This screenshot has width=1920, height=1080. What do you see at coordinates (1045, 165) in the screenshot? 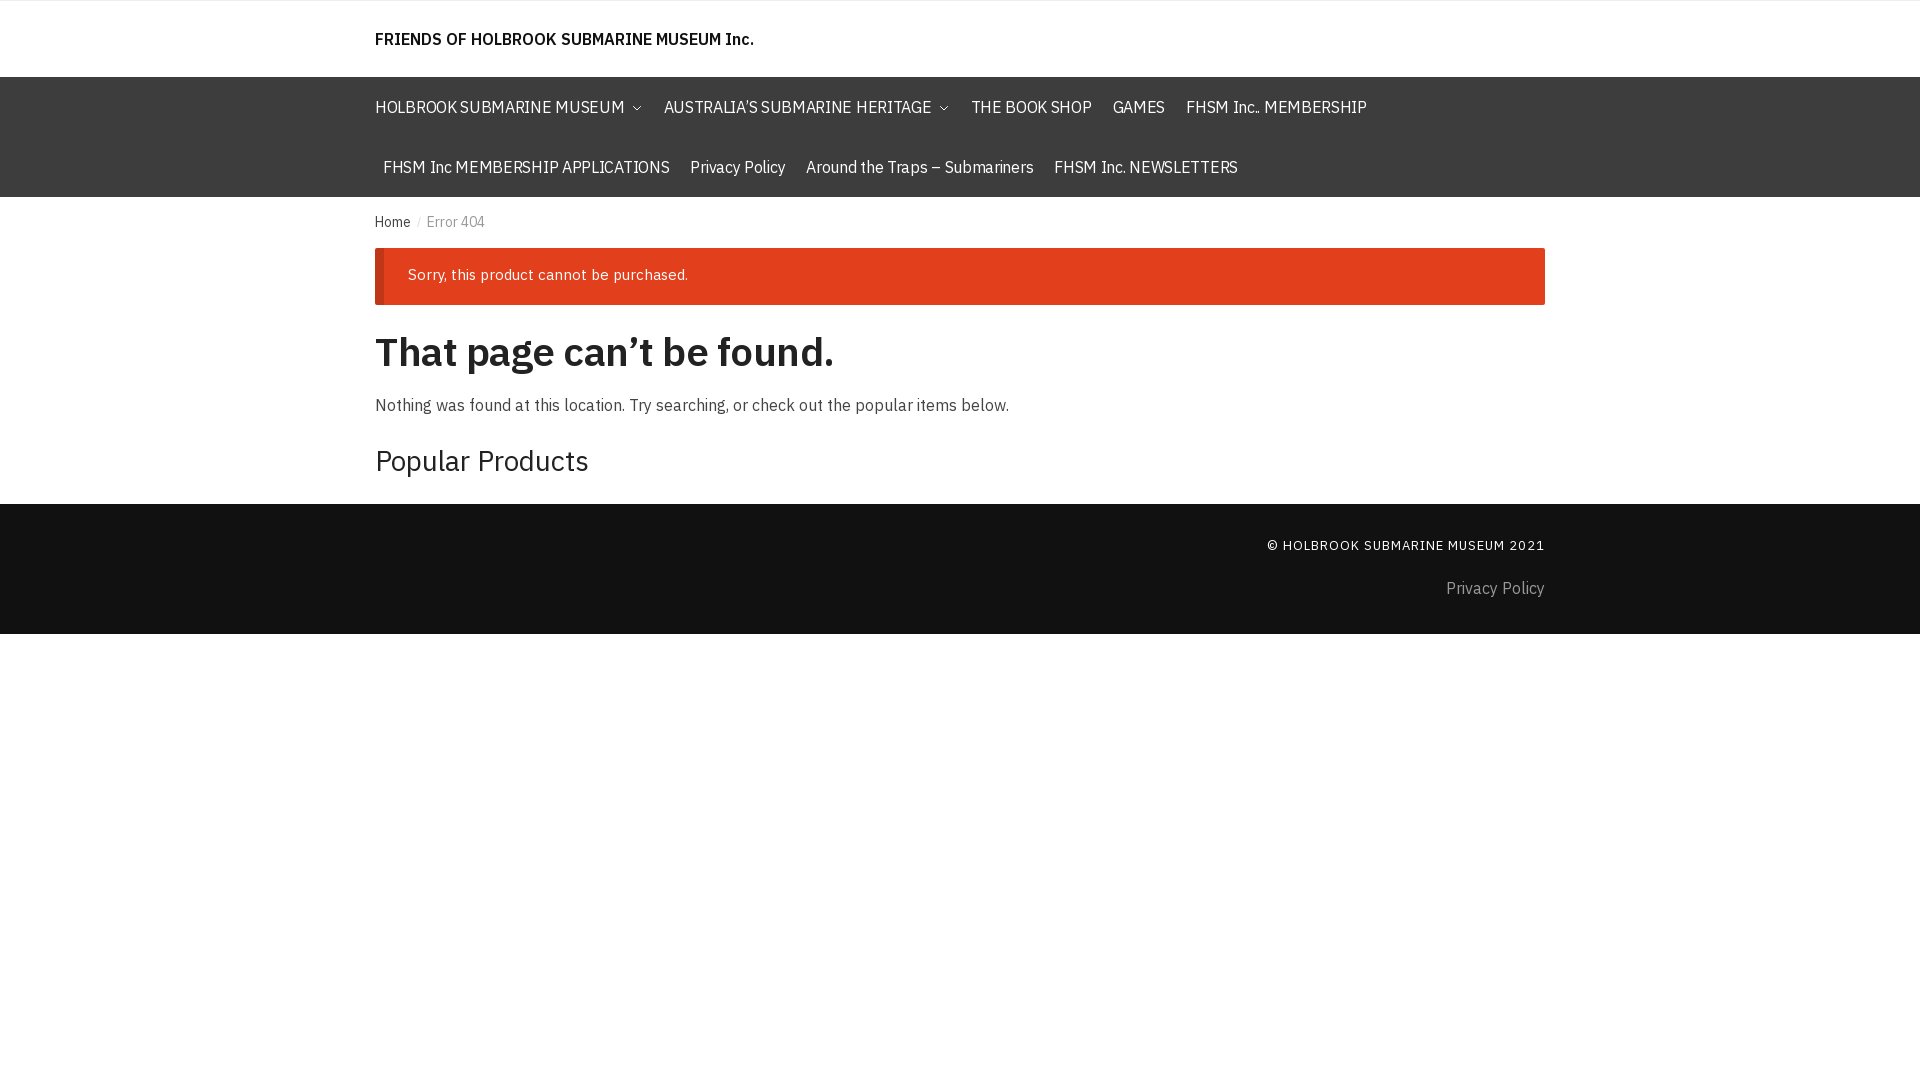
I see `'FHSM Inc. NEWSLETTERS'` at bounding box center [1045, 165].